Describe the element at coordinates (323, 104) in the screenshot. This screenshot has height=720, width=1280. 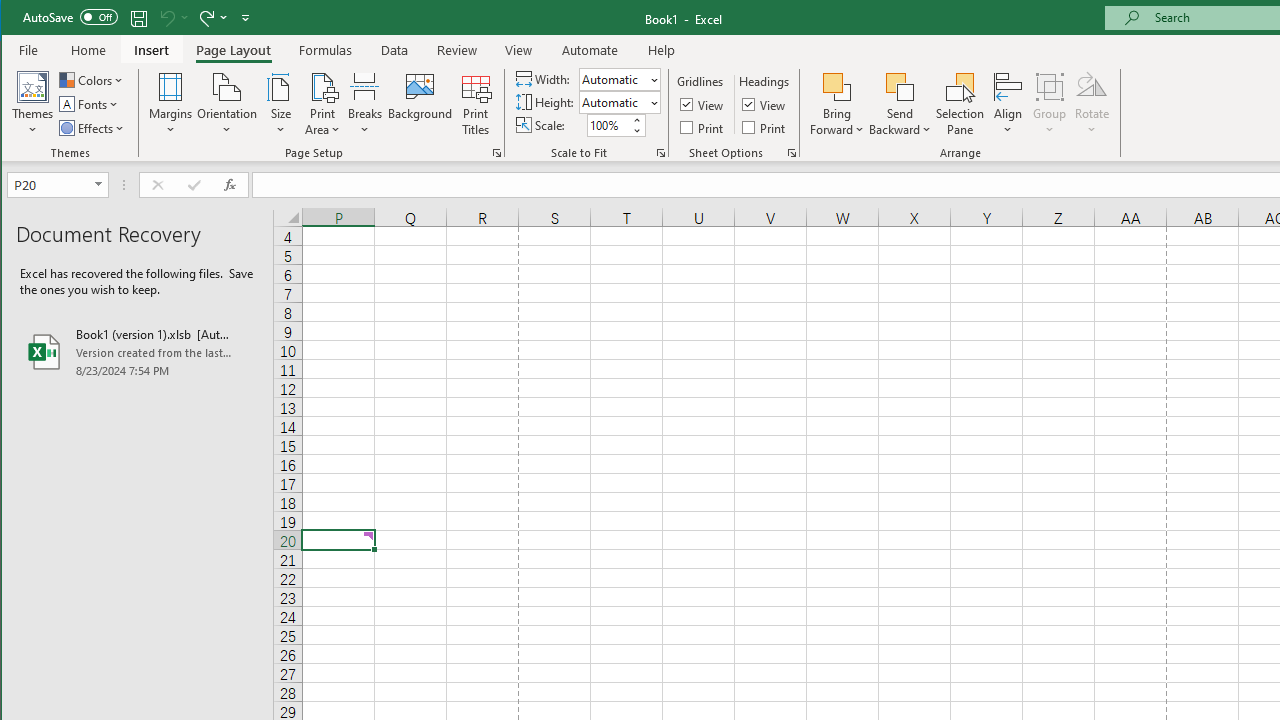
I see `'Print Area'` at that location.